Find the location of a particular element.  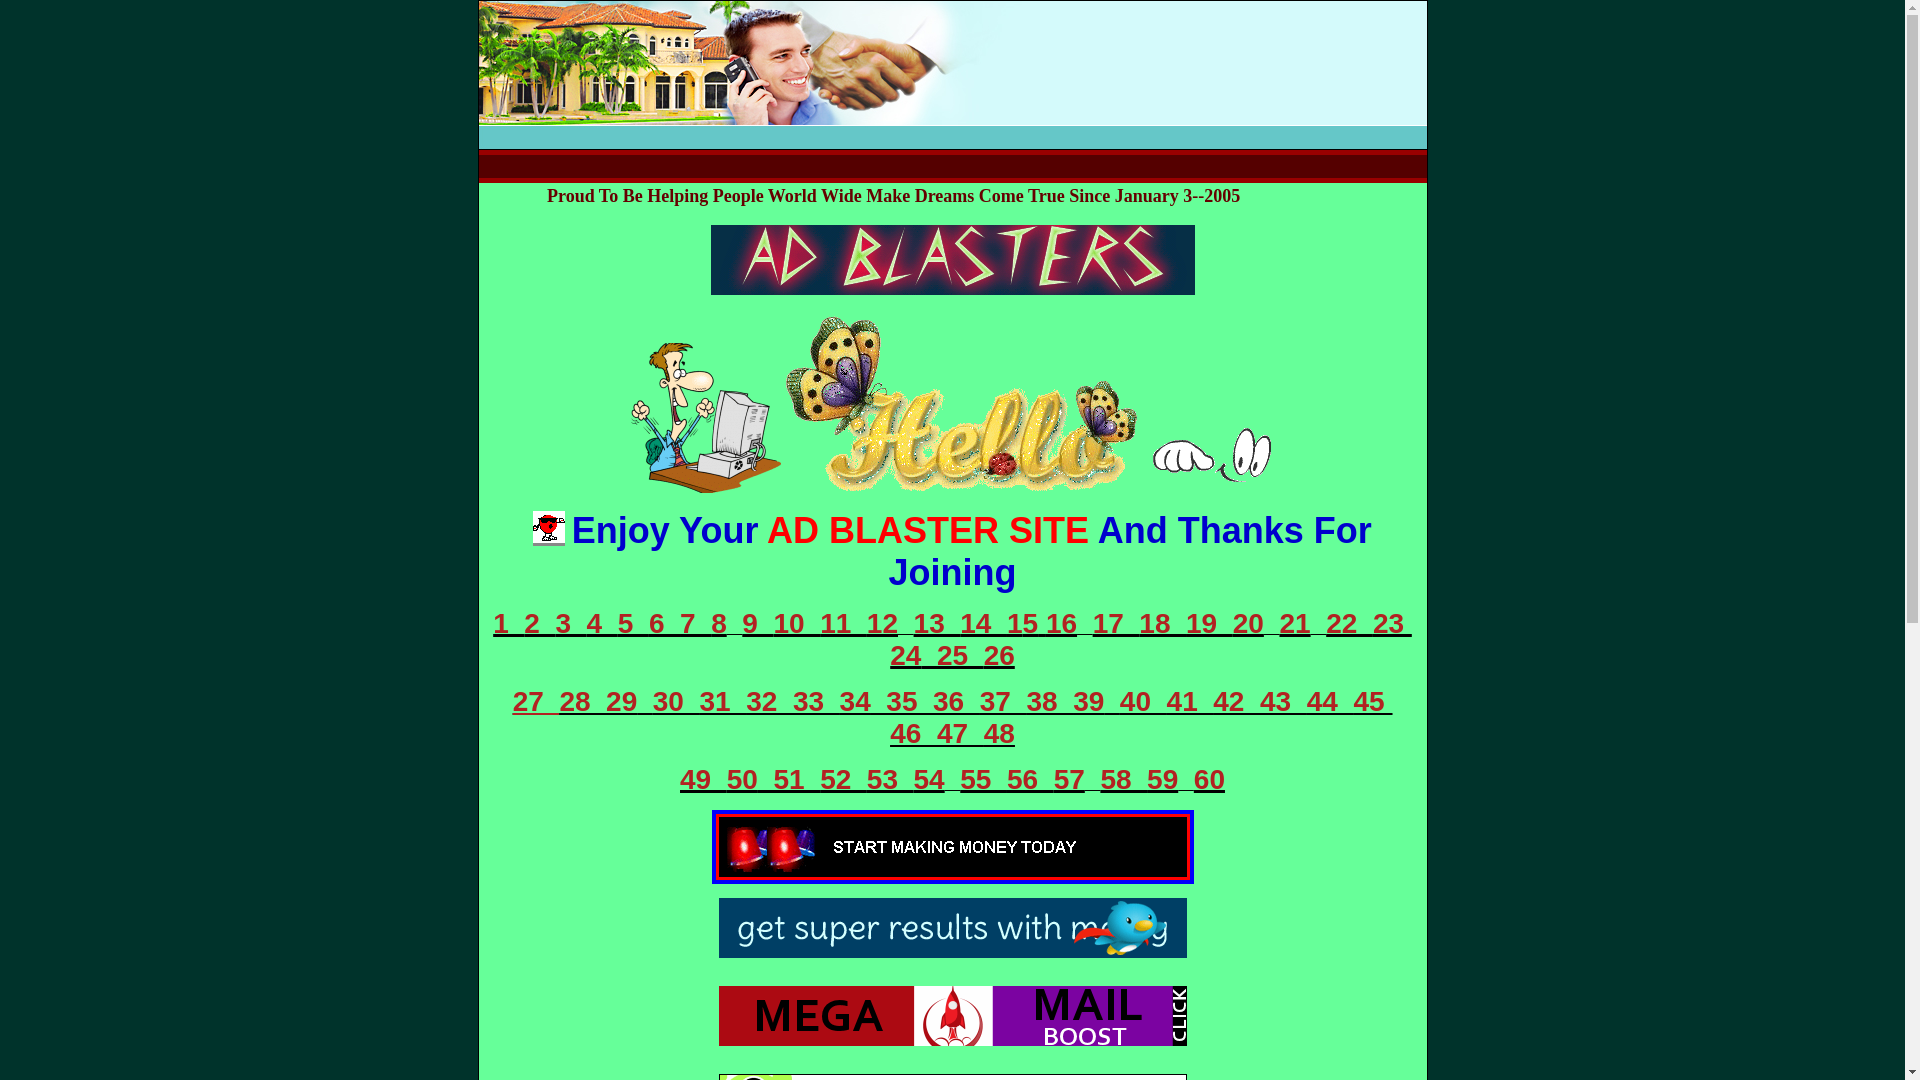

'52 ' is located at coordinates (843, 778).